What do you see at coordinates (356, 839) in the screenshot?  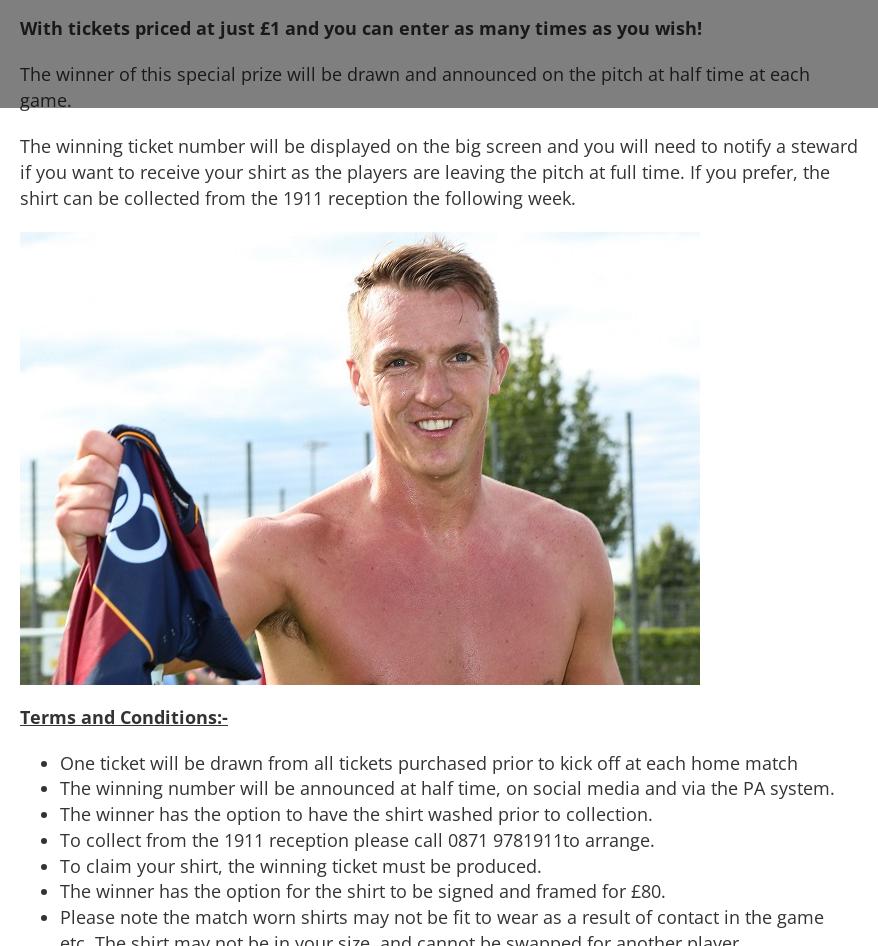 I see `'To collect from the 1911 reception please call 0871 9781911to arrange.'` at bounding box center [356, 839].